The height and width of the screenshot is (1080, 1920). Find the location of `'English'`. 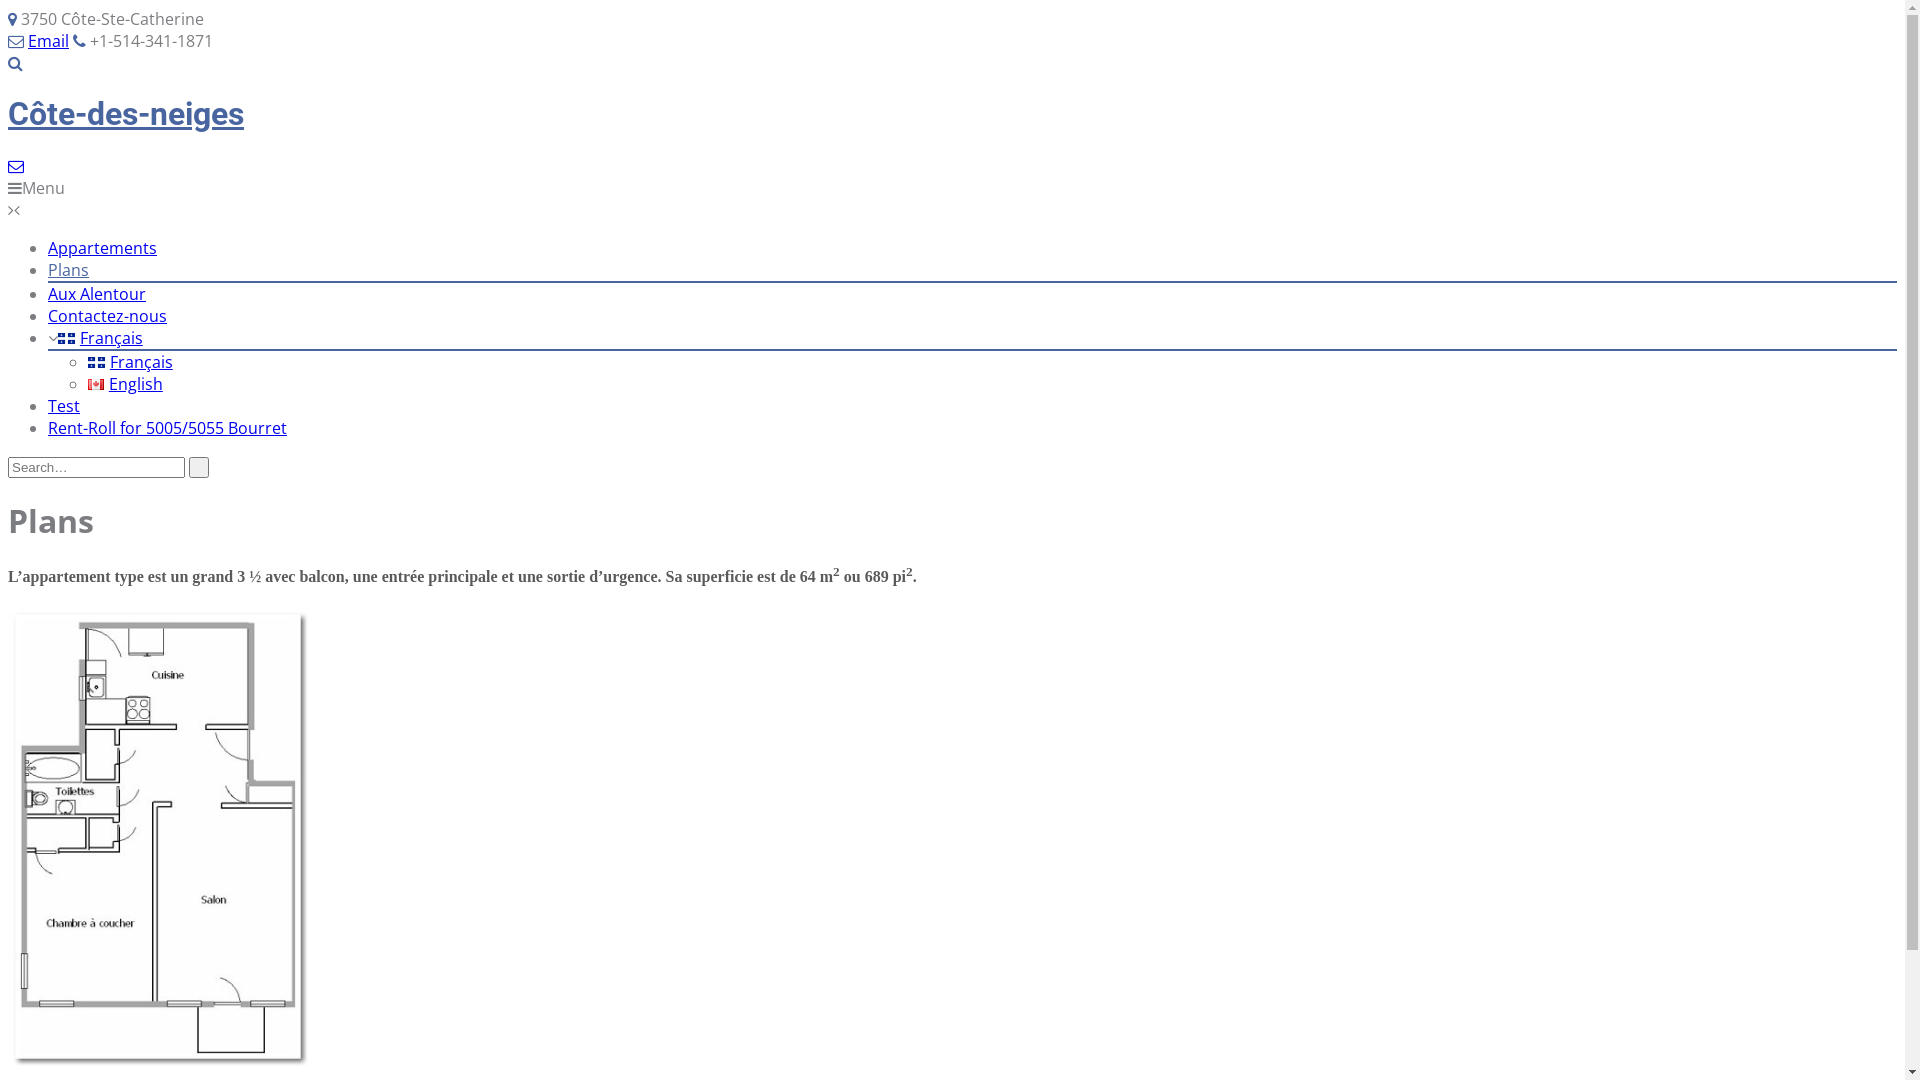

'English' is located at coordinates (124, 384).